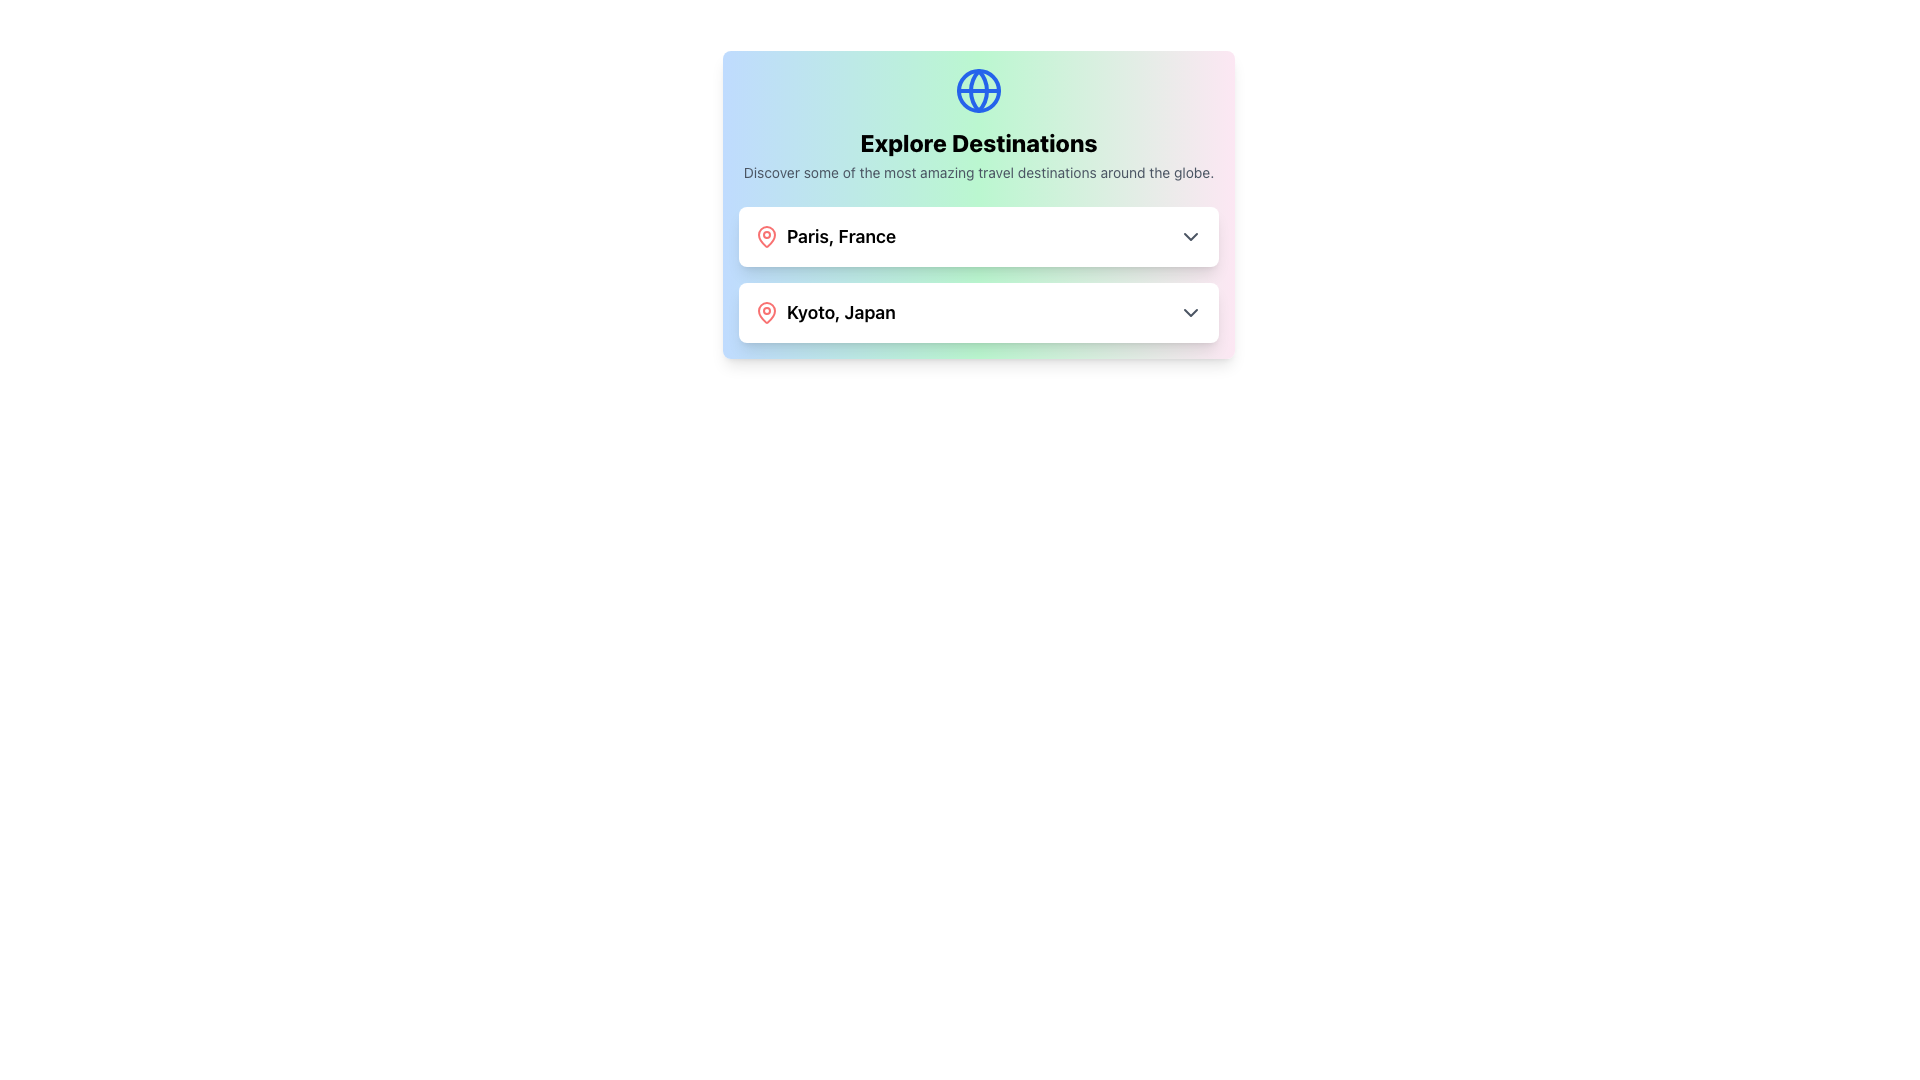 The image size is (1920, 1080). What do you see at coordinates (979, 235) in the screenshot?
I see `the 'Paris, France' option in the dropdown menu` at bounding box center [979, 235].